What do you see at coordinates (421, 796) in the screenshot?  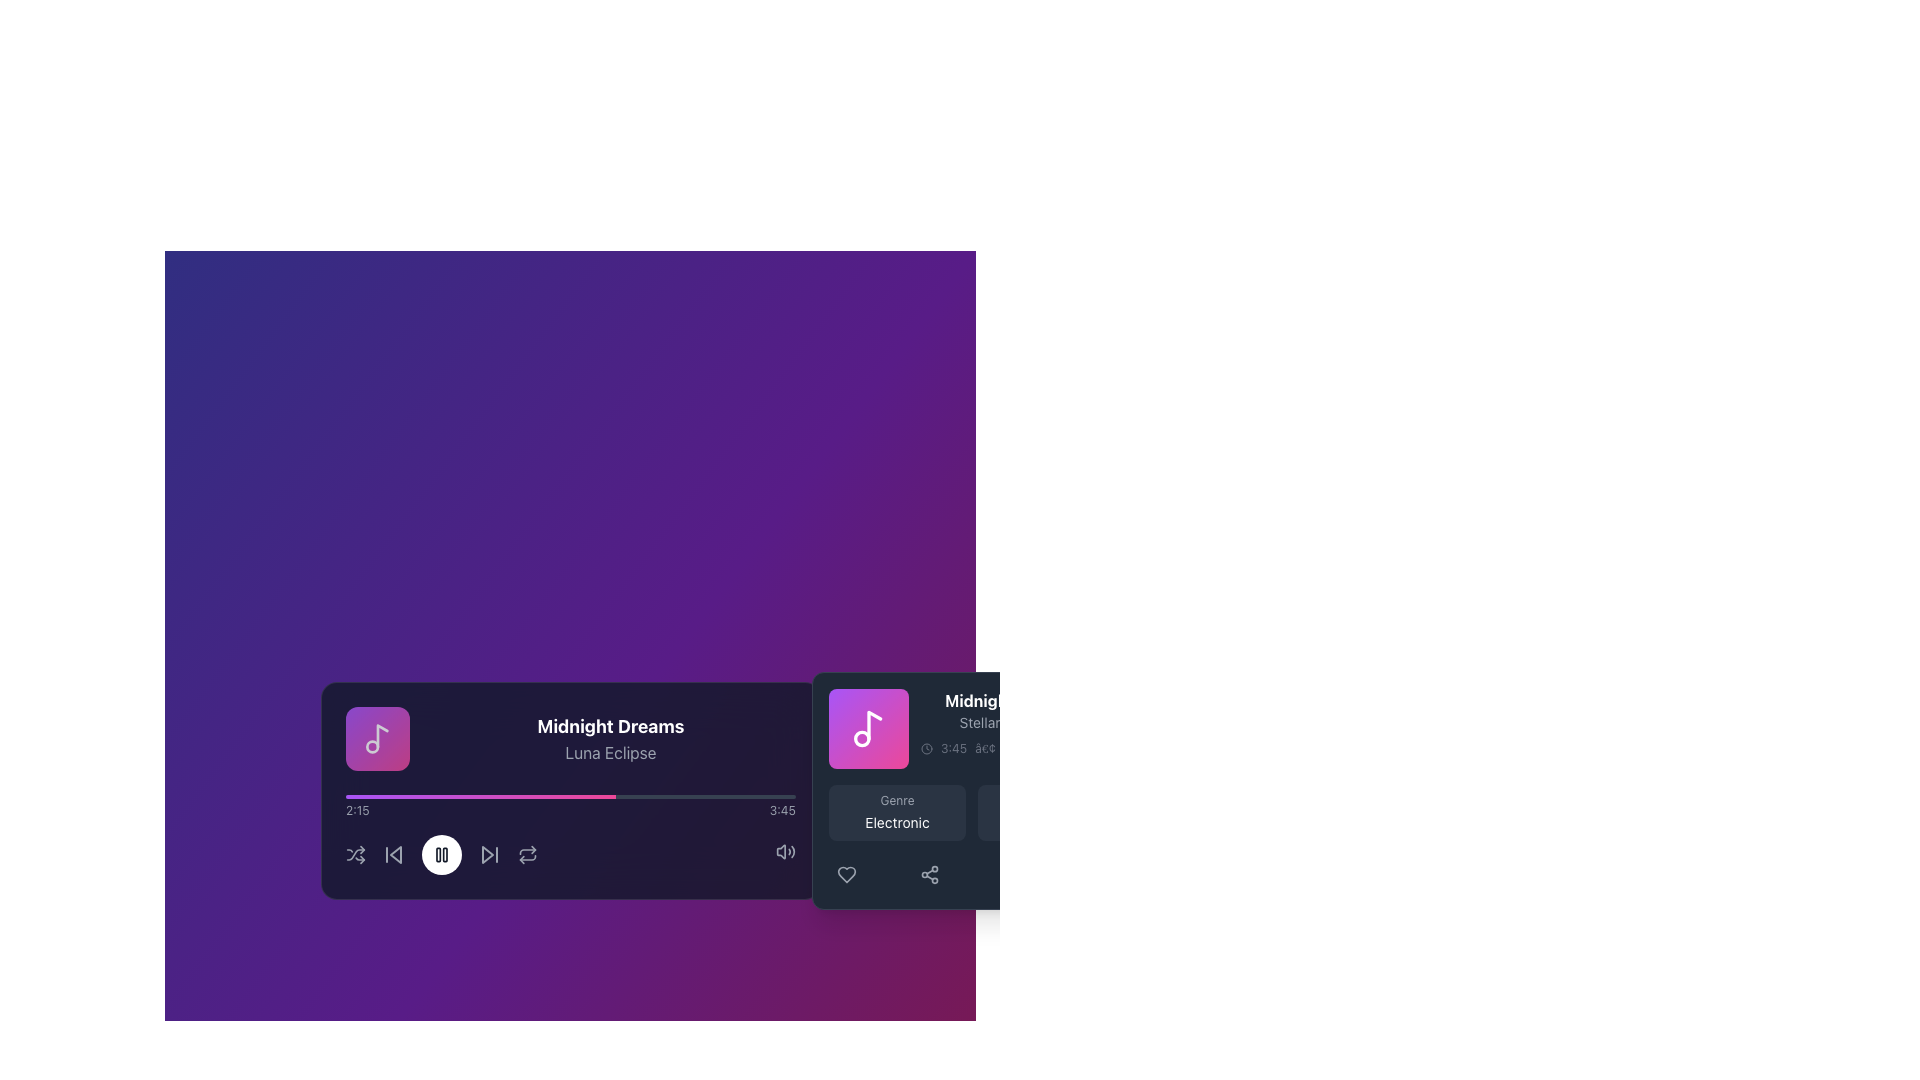 I see `playback progress` at bounding box center [421, 796].